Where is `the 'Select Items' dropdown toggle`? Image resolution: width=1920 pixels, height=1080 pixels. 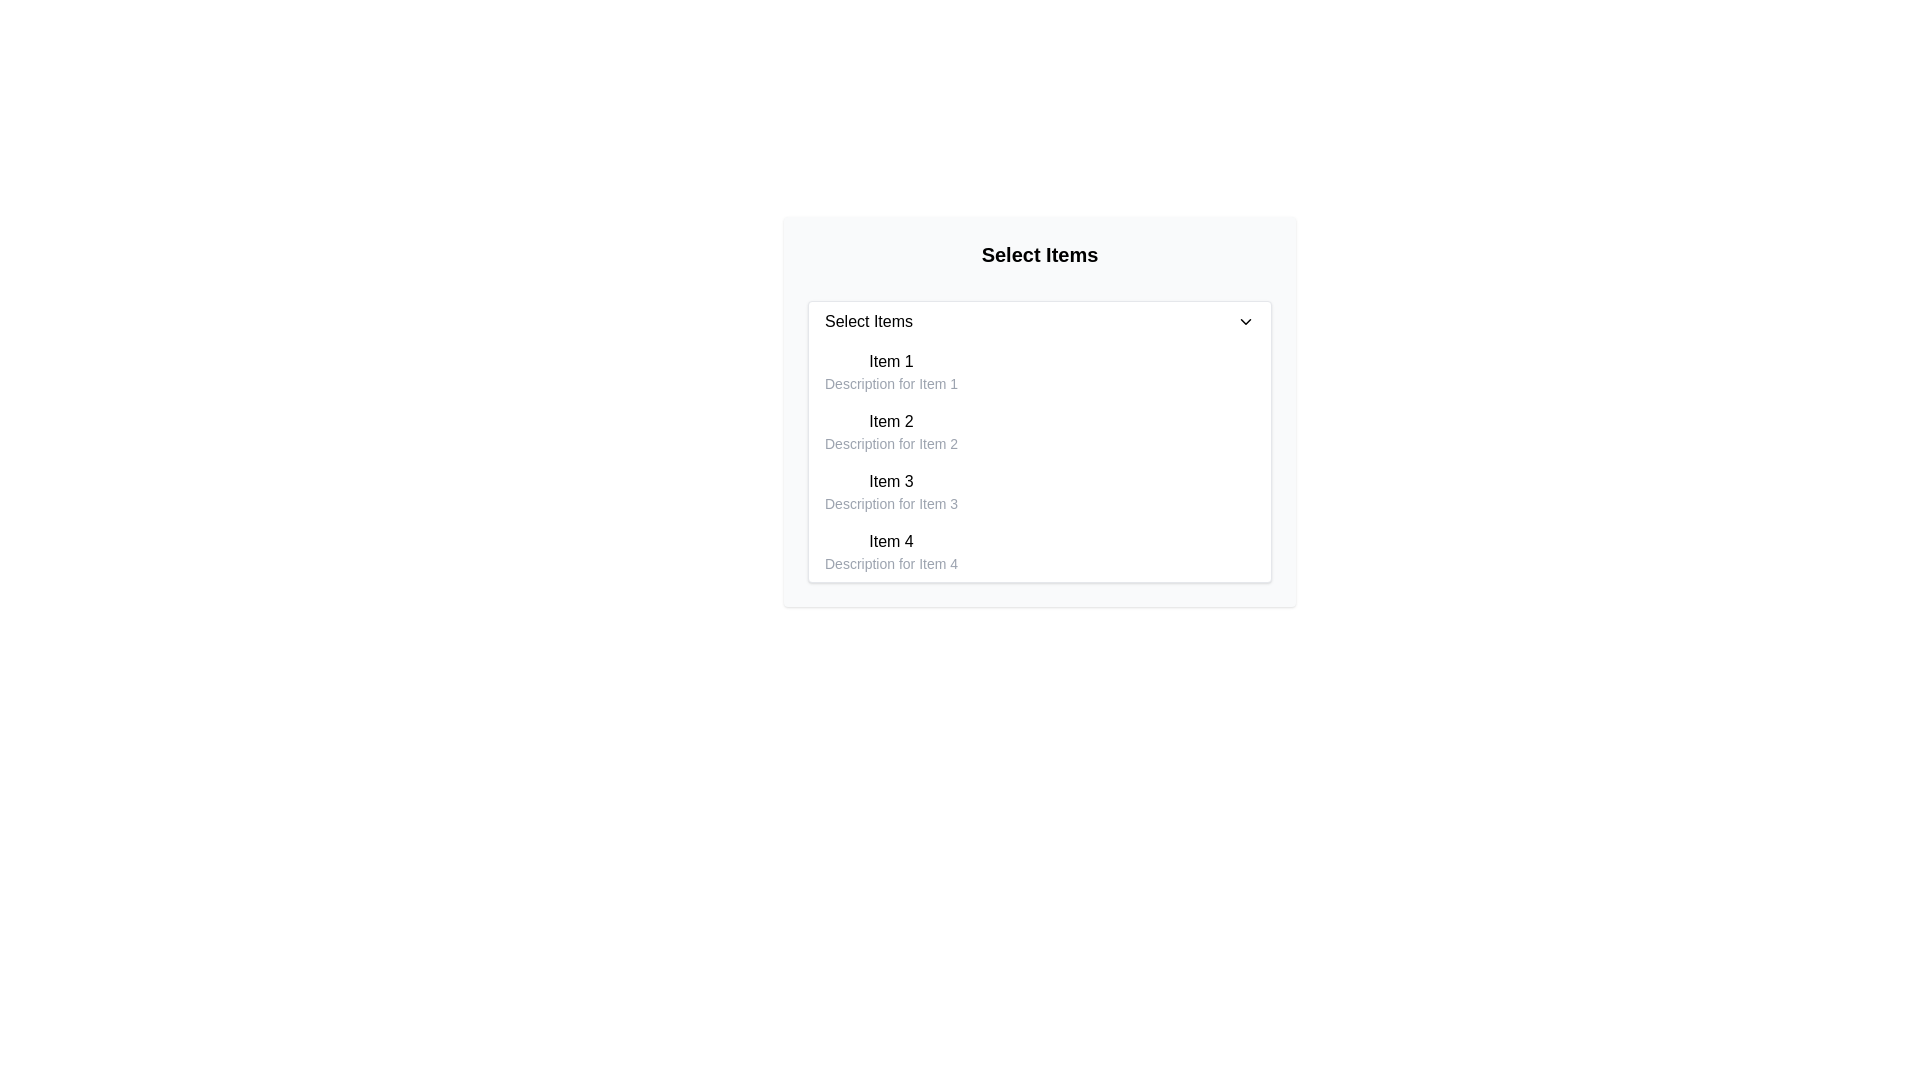 the 'Select Items' dropdown toggle is located at coordinates (1040, 320).